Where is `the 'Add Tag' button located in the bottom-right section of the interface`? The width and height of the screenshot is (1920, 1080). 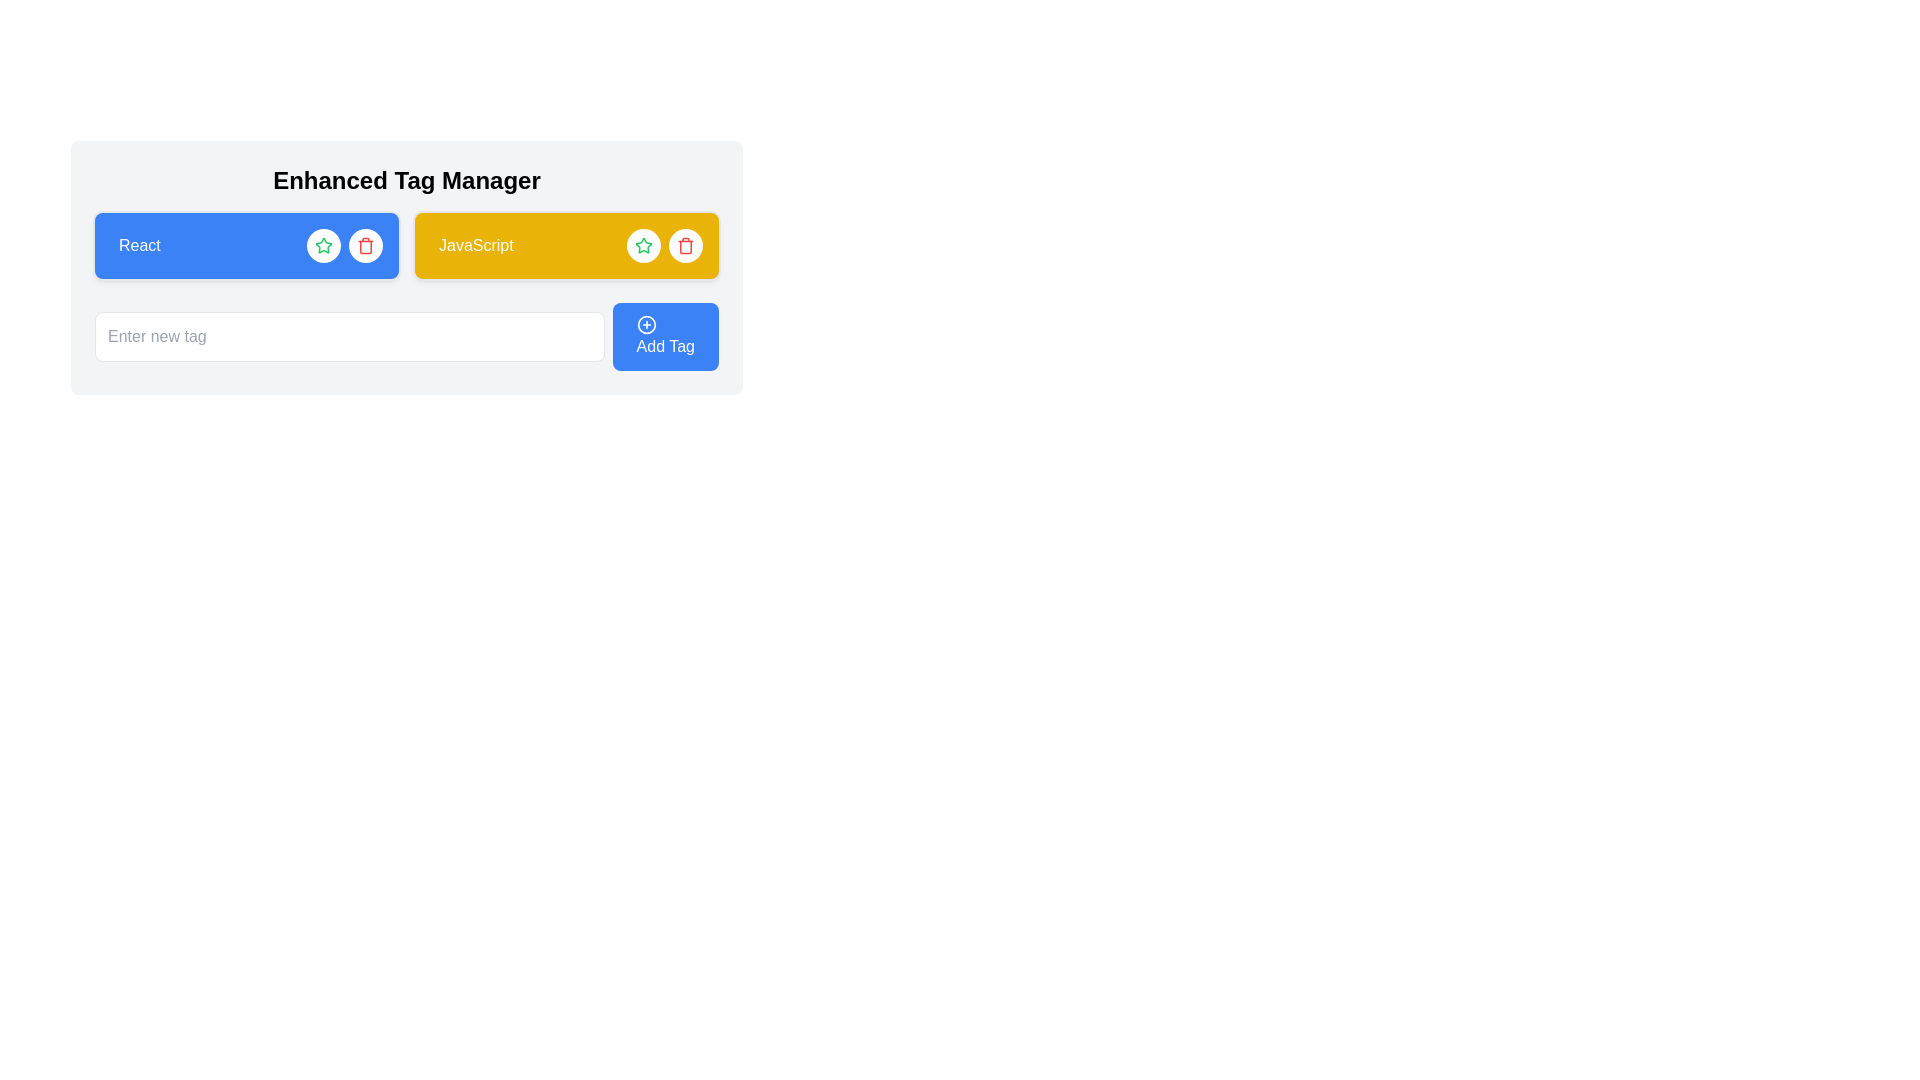 the 'Add Tag' button located in the bottom-right section of the interface is located at coordinates (646, 323).